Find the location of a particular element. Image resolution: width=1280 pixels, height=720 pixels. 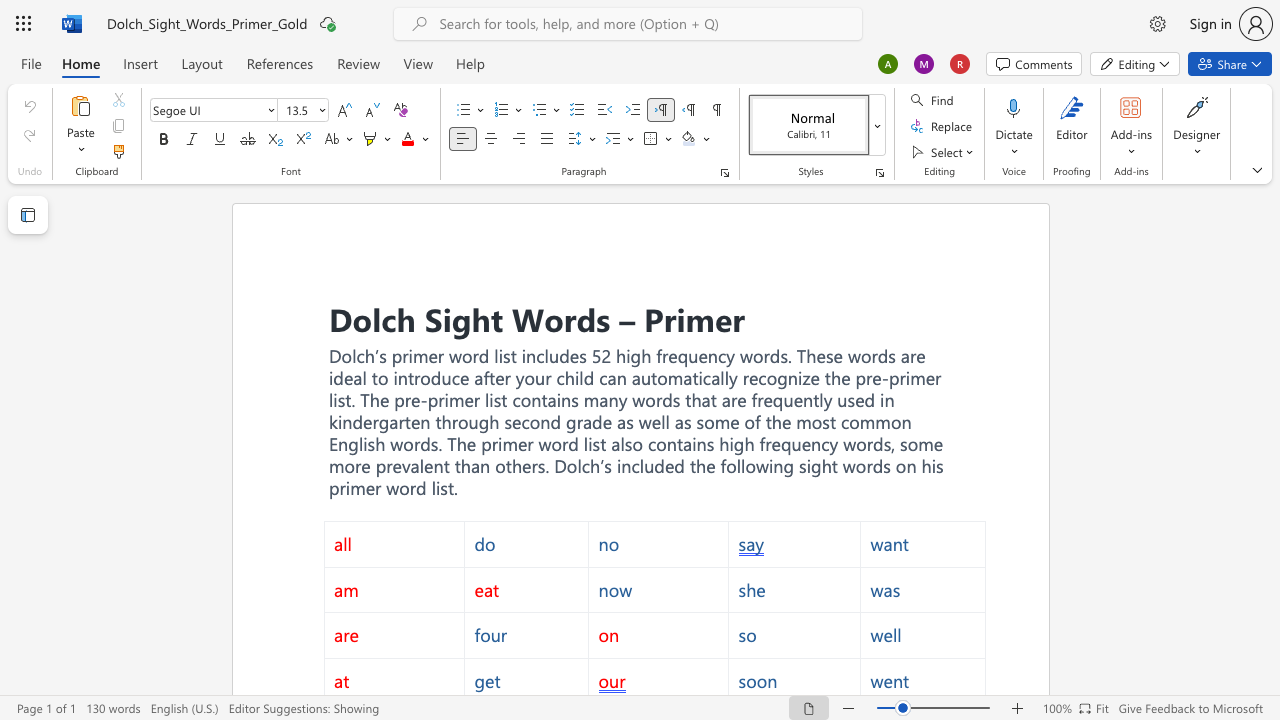

the 3th character "e" in the text is located at coordinates (937, 443).